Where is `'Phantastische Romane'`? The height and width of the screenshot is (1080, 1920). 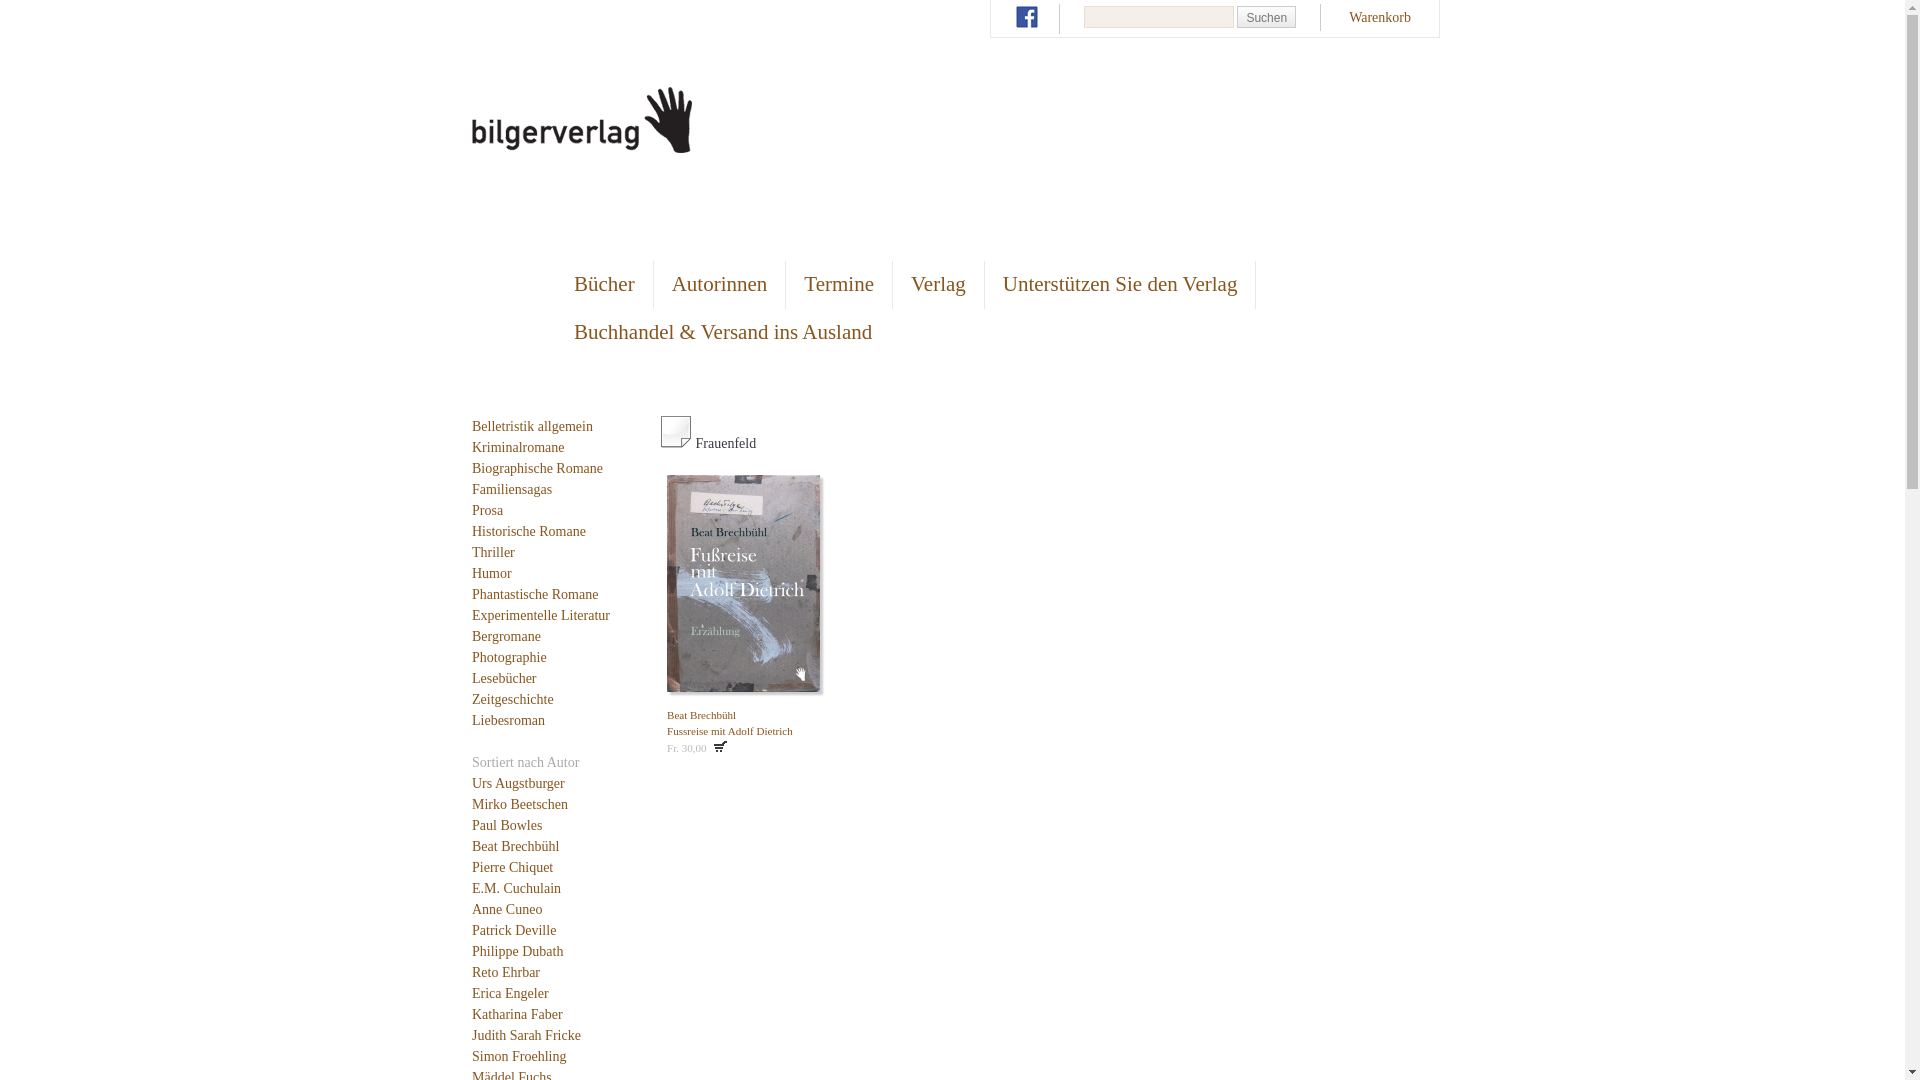
'Phantastische Romane' is located at coordinates (534, 592).